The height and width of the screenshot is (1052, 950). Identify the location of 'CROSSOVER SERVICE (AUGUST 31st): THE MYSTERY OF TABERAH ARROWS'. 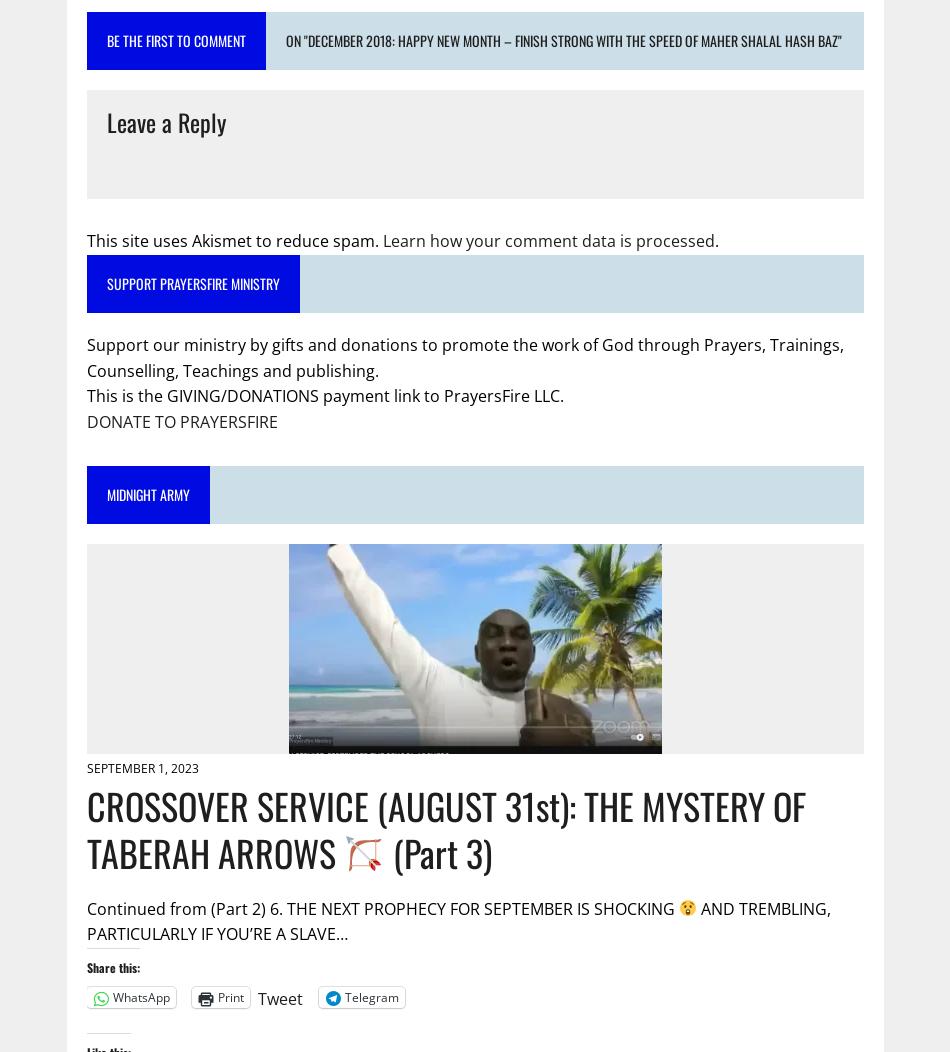
(444, 828).